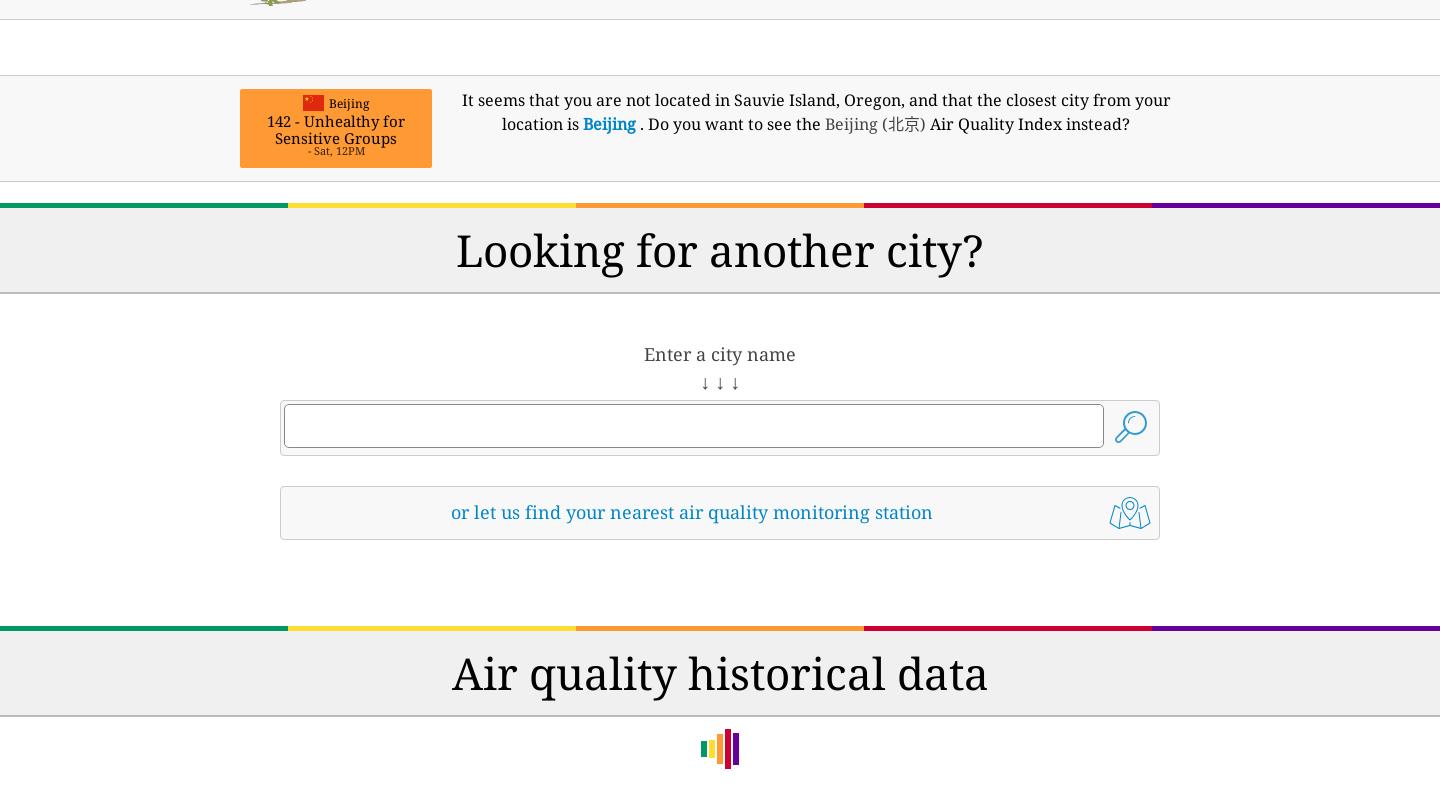 This screenshot has height=811, width=1440. What do you see at coordinates (836, 111) in the screenshot?
I see `', and that the closest city from your location is'` at bounding box center [836, 111].